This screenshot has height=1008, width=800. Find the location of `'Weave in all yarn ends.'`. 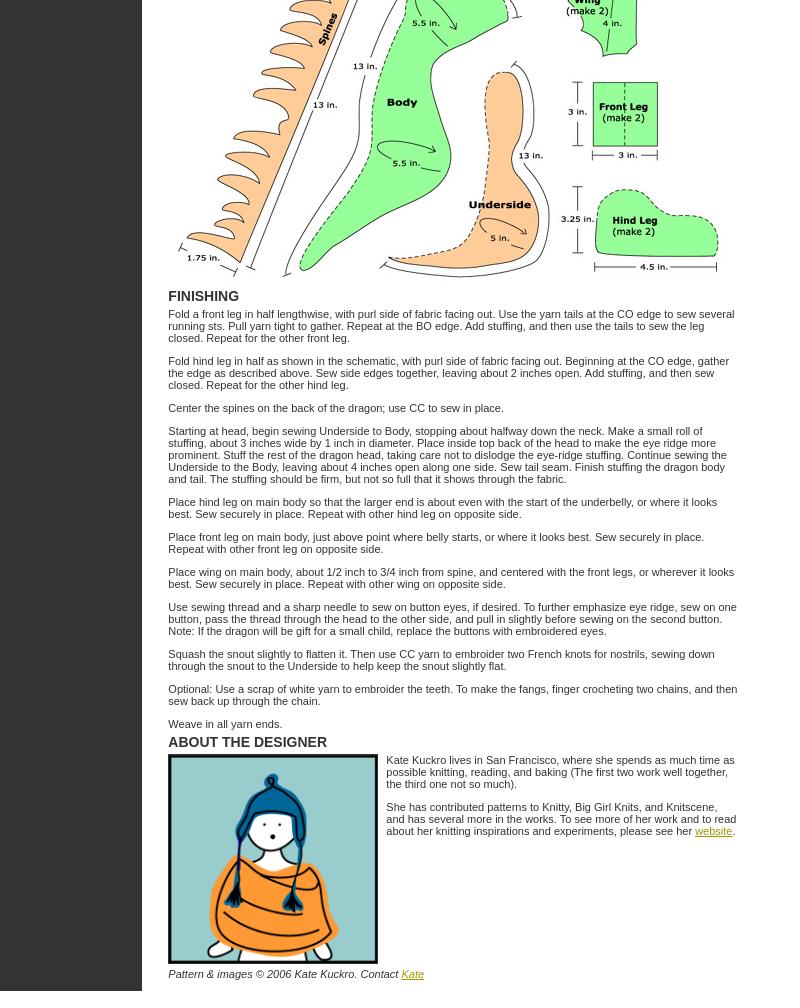

'Weave in all yarn ends.' is located at coordinates (224, 724).